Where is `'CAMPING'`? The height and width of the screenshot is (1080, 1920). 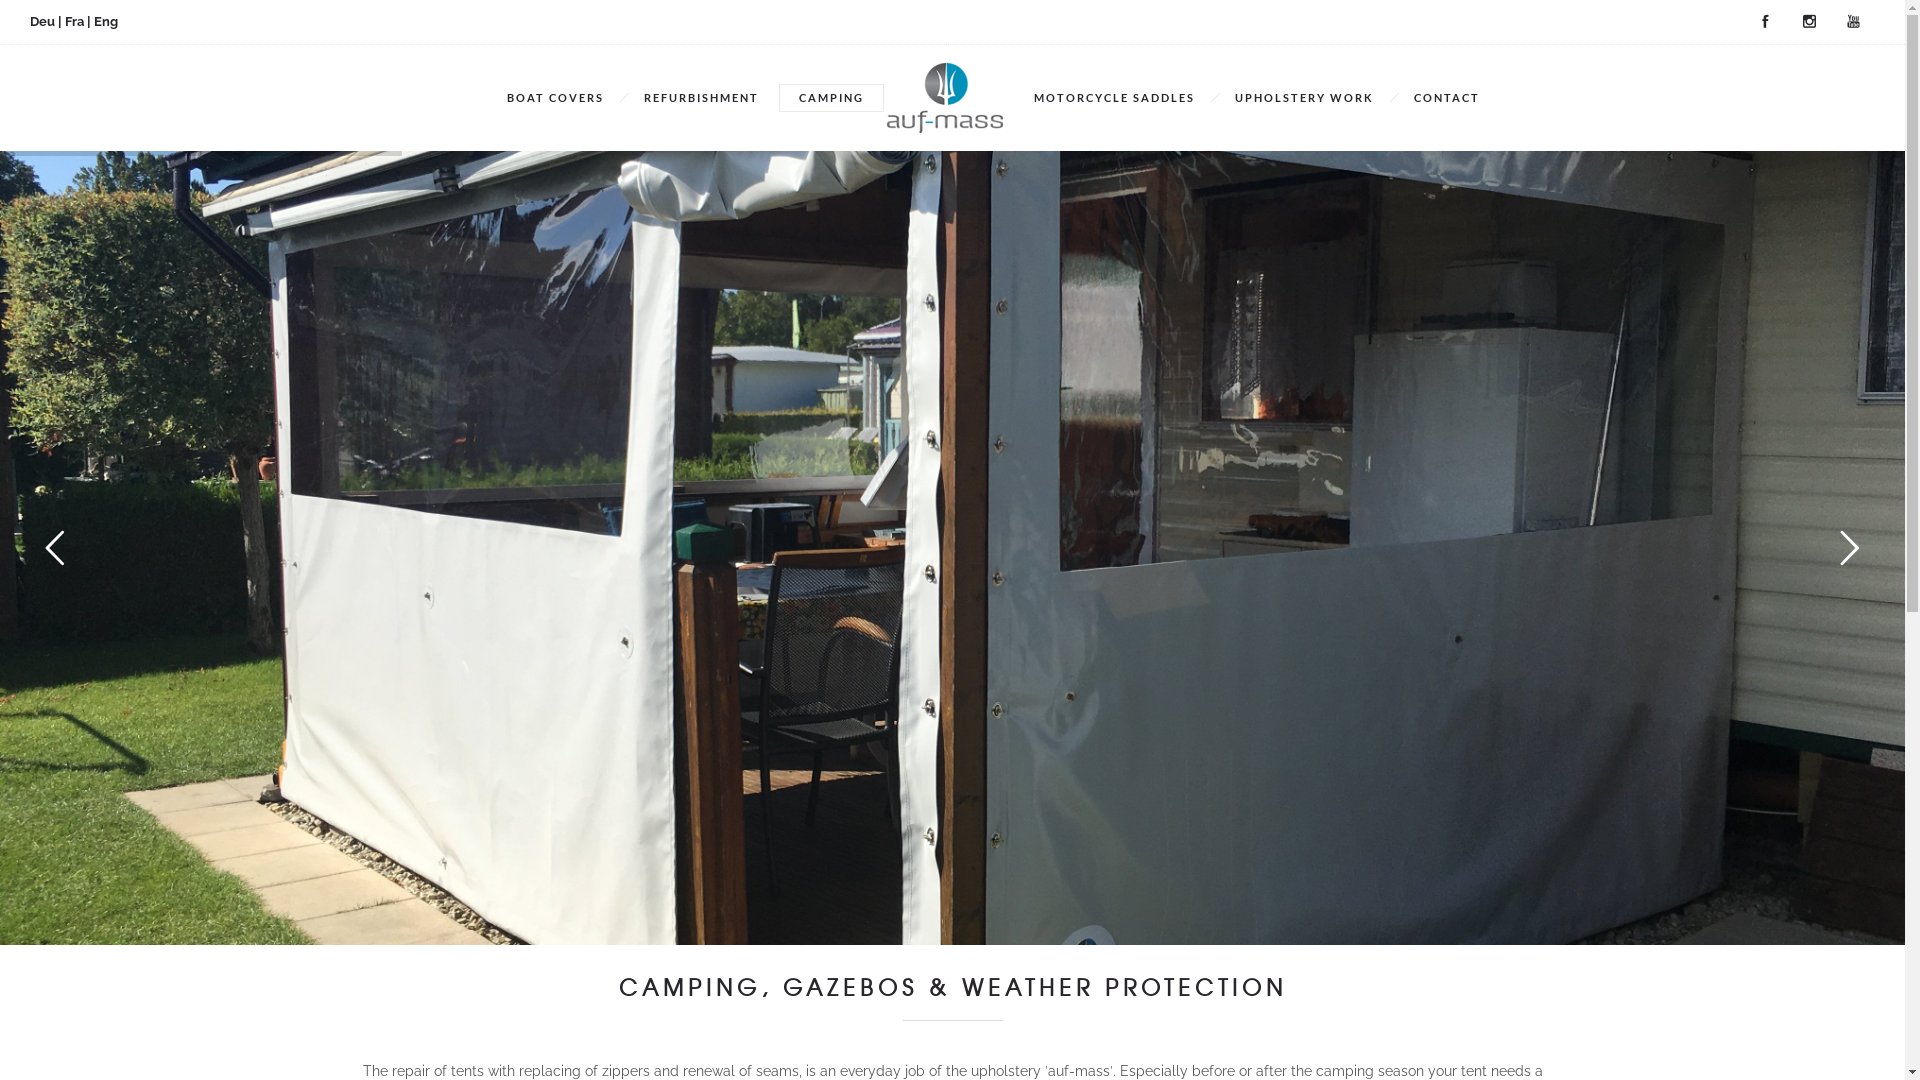
'CAMPING' is located at coordinates (831, 97).